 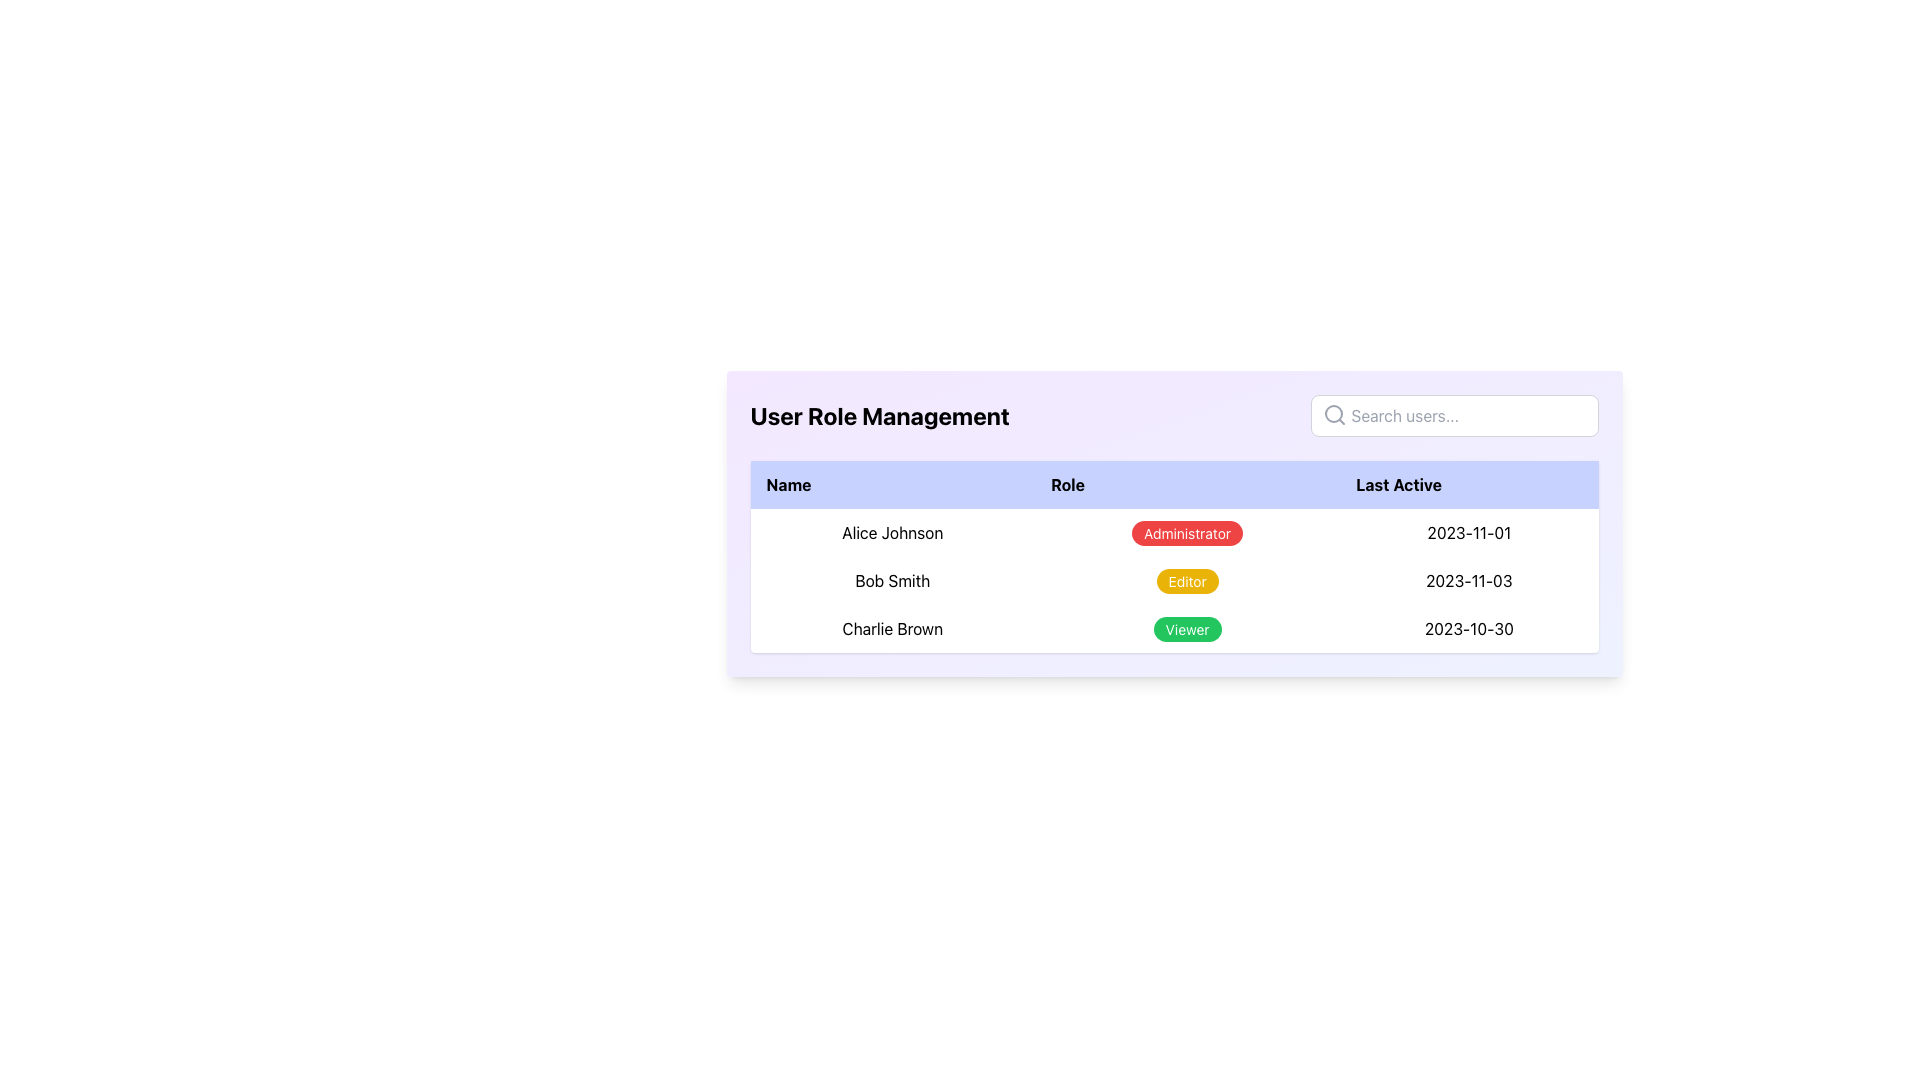 What do you see at coordinates (1187, 531) in the screenshot?
I see `the badge in the 'Role' column of the first row in the 'User Role Management' table` at bounding box center [1187, 531].